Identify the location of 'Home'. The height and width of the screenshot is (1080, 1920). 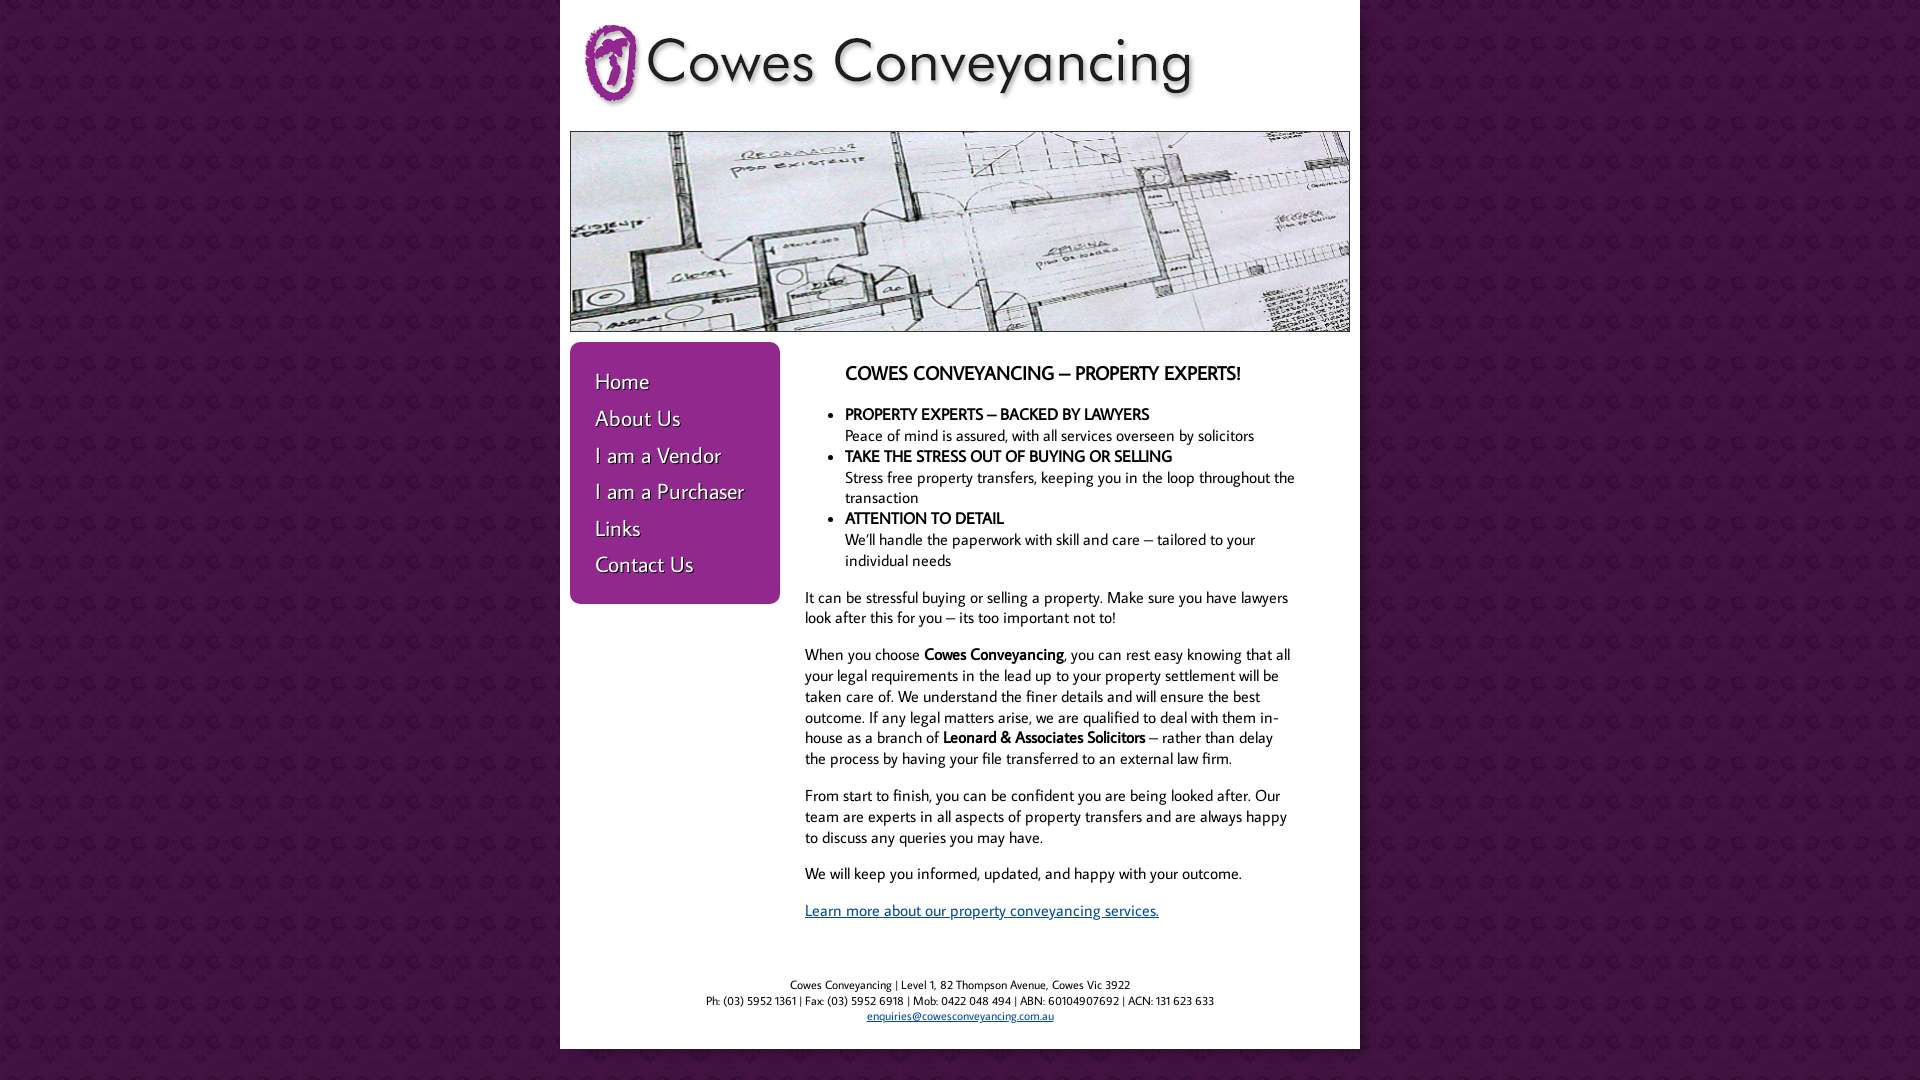
(675, 381).